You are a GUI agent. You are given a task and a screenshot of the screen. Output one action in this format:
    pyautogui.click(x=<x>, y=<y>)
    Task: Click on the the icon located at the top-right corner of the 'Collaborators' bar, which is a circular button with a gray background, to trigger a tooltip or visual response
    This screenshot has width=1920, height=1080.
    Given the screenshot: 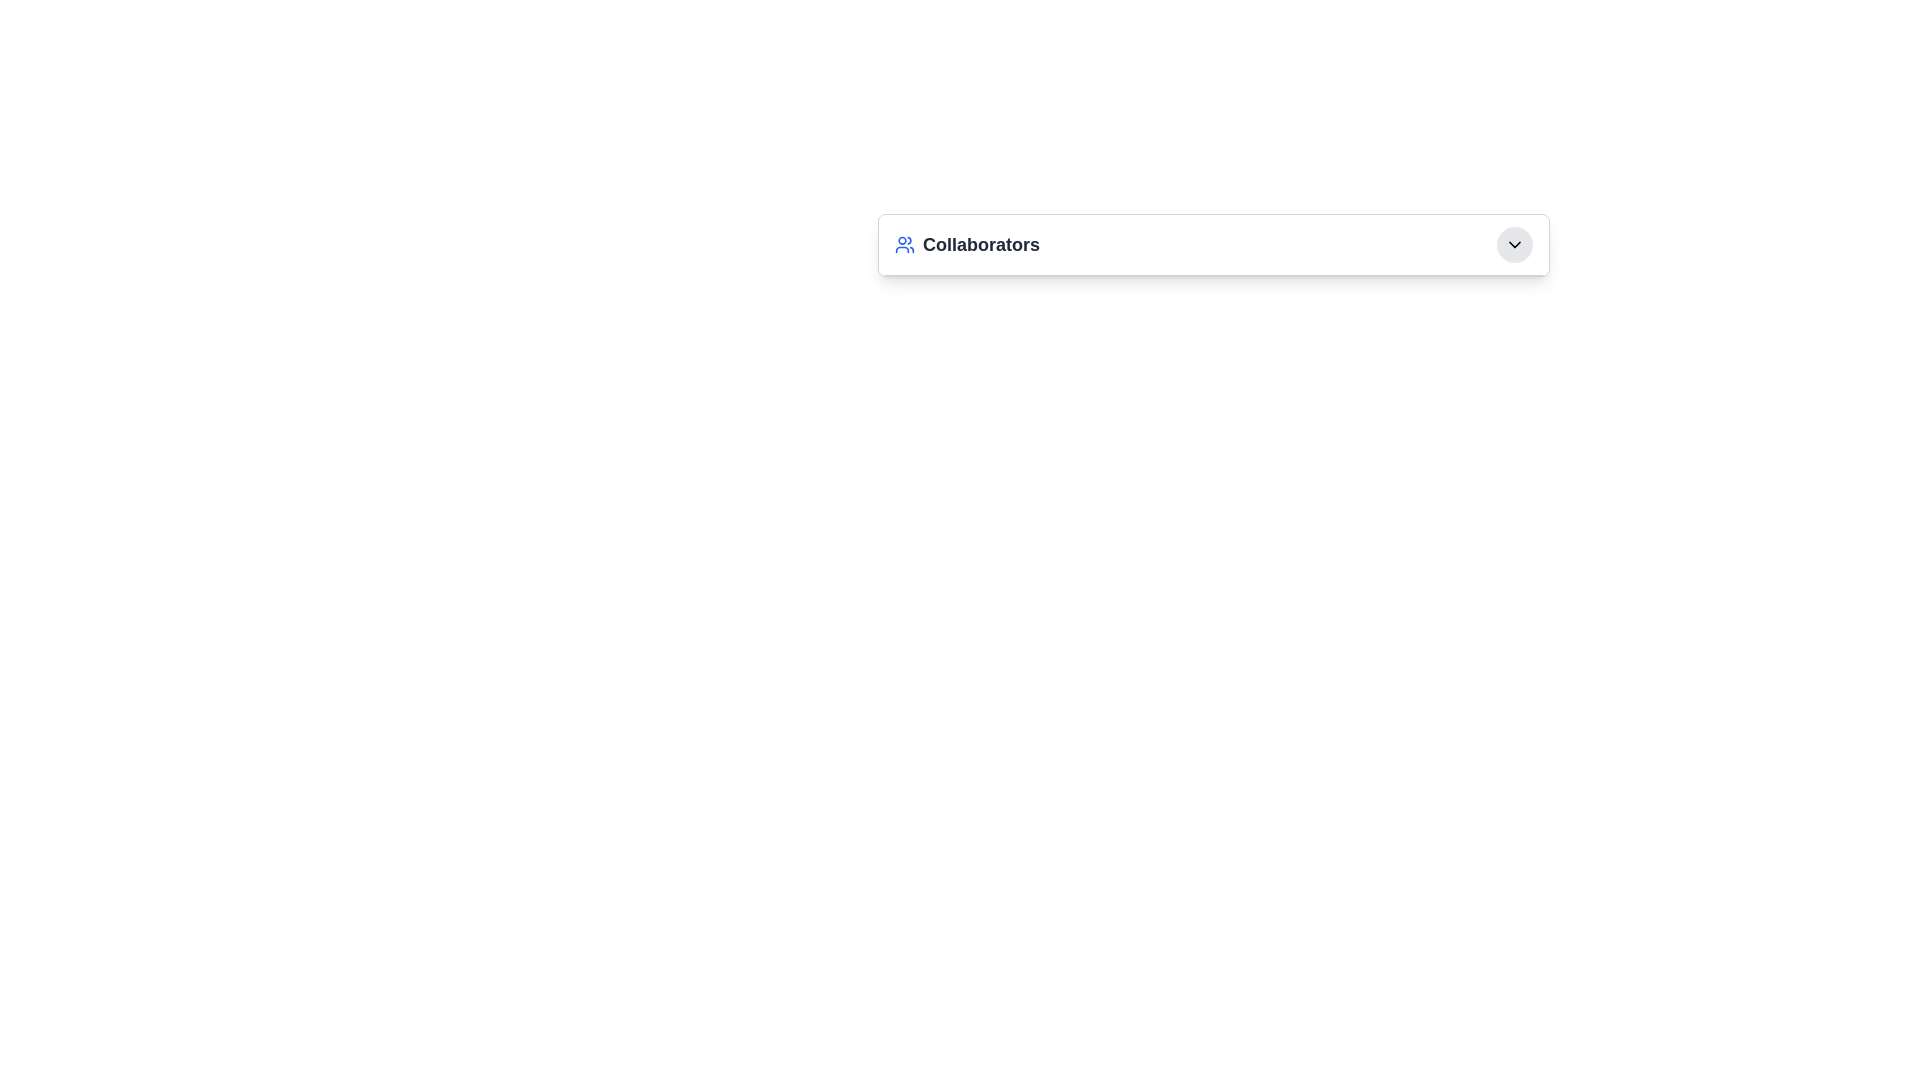 What is the action you would take?
    pyautogui.click(x=1515, y=244)
    